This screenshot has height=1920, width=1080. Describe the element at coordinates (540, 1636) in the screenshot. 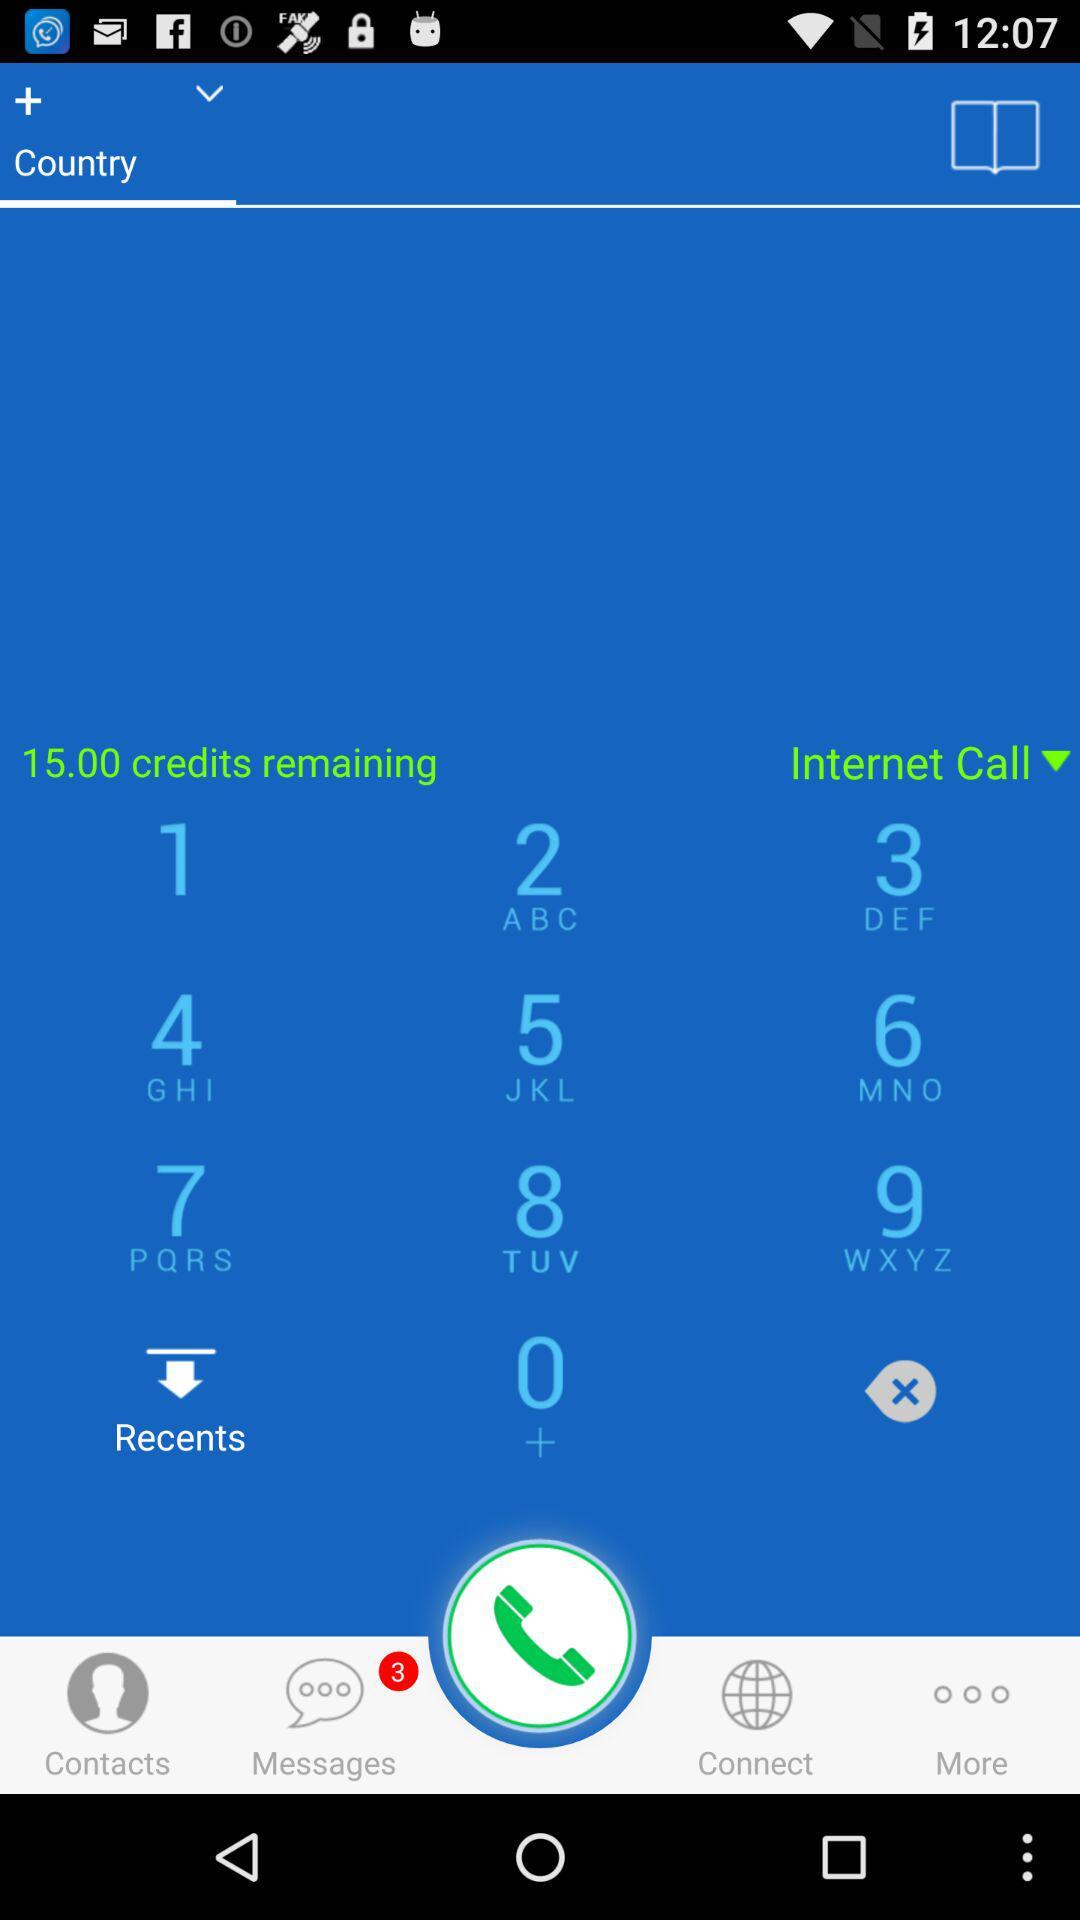

I see `make a call` at that location.